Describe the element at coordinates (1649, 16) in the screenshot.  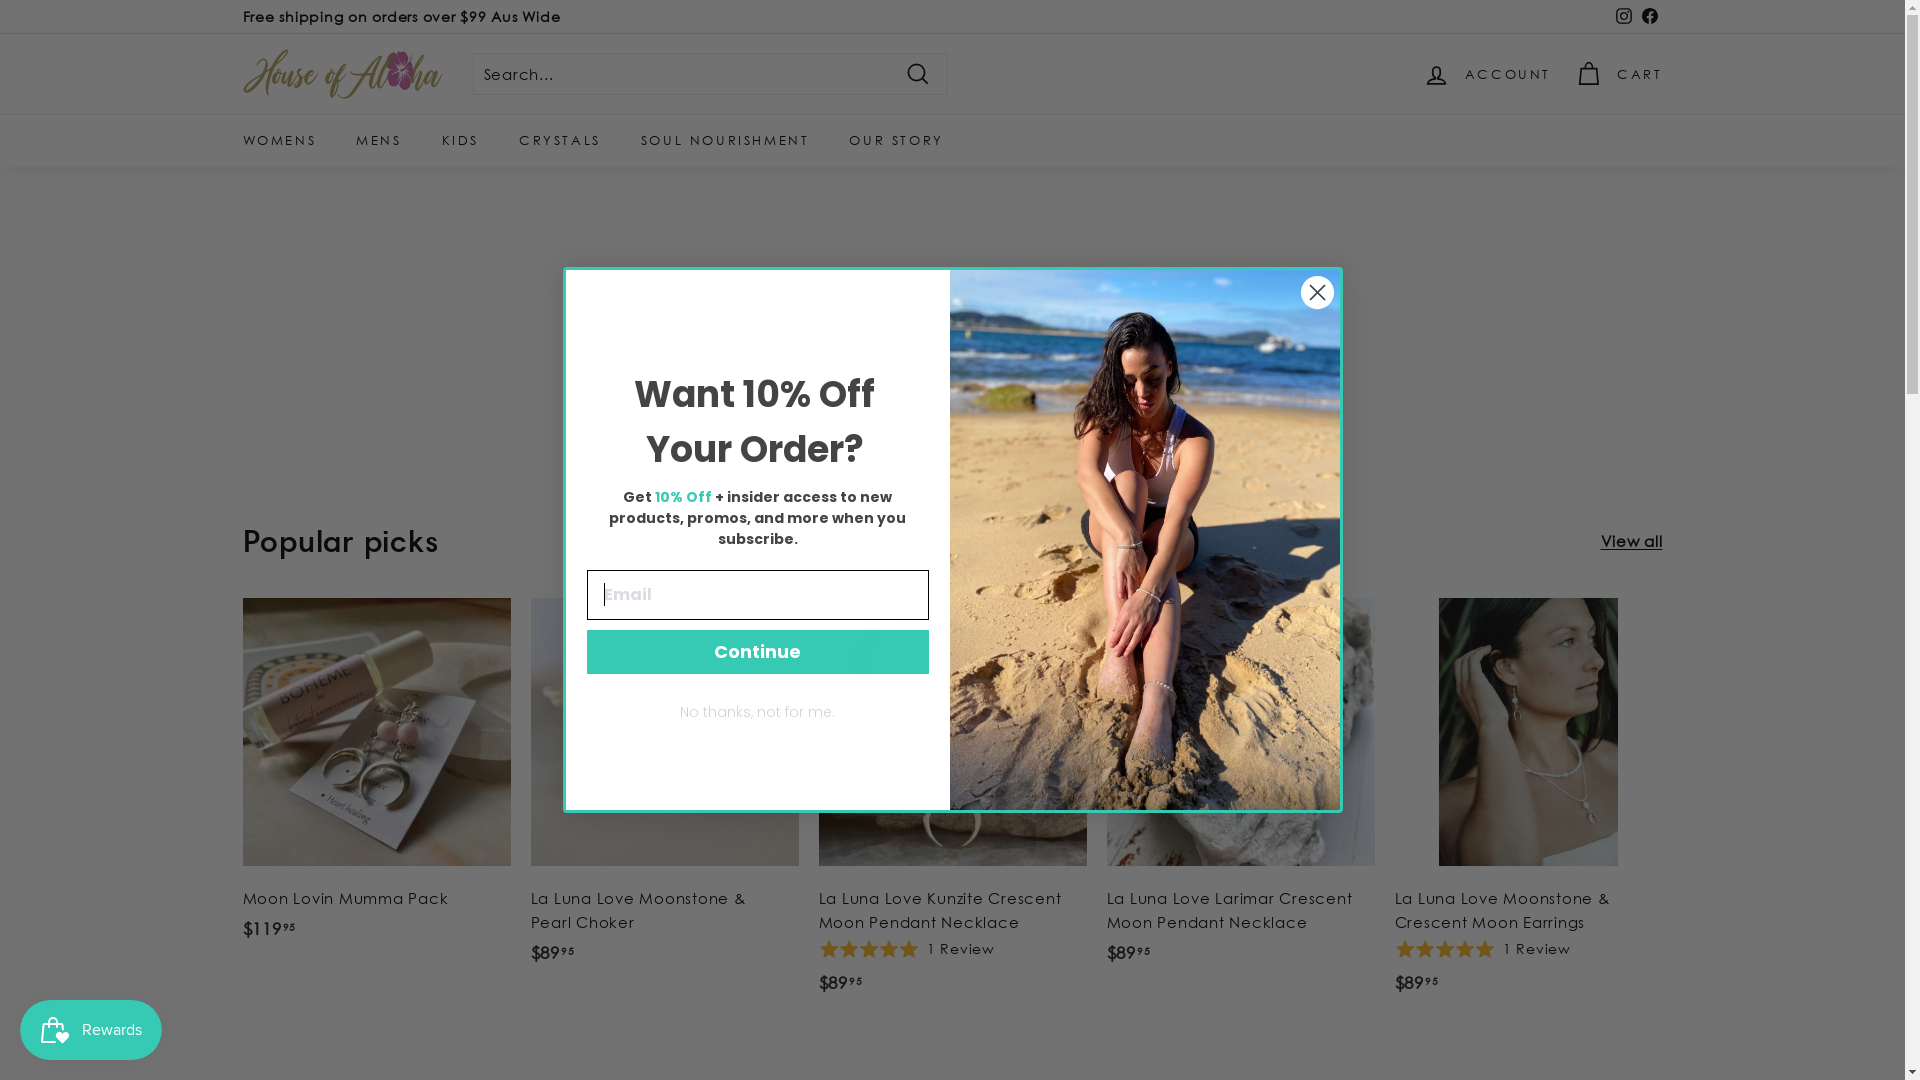
I see `'Facebook'` at that location.